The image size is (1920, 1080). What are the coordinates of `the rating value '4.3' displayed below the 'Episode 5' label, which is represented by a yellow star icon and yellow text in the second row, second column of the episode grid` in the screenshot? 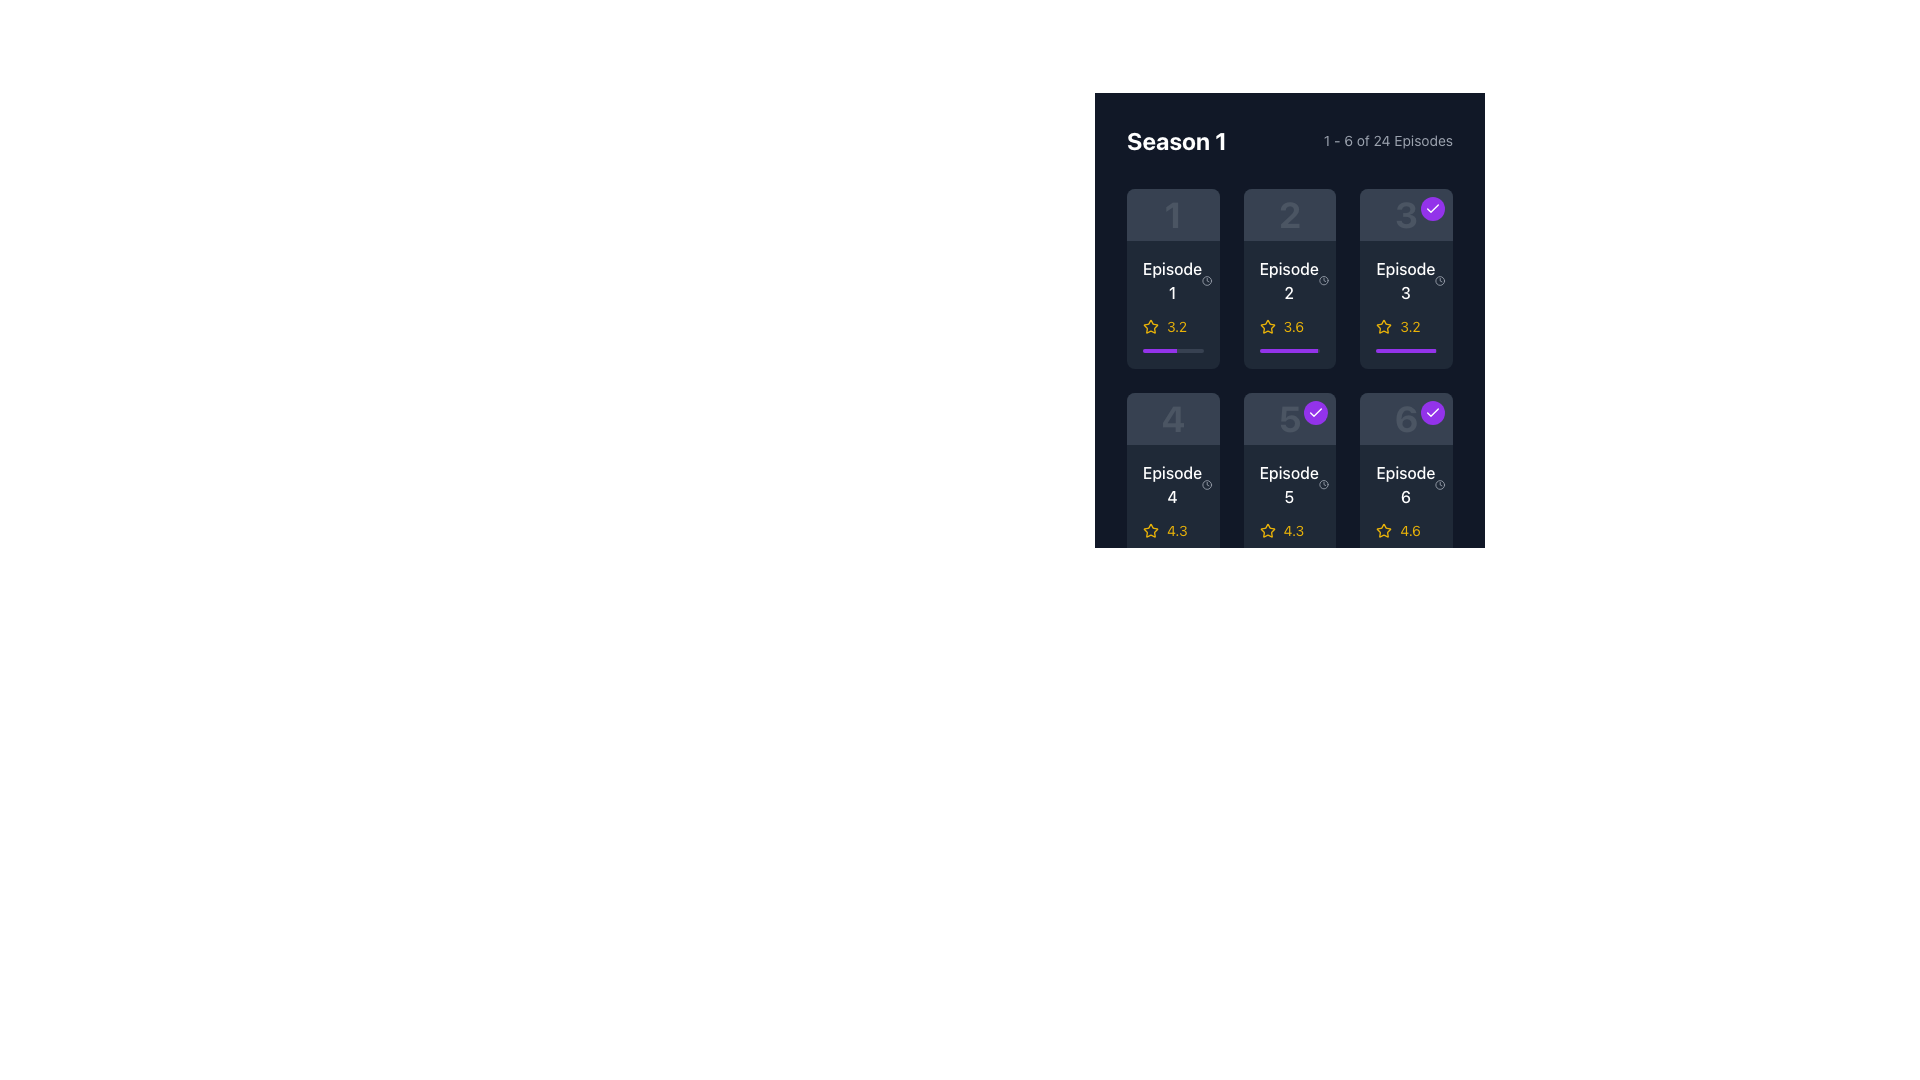 It's located at (1290, 530).